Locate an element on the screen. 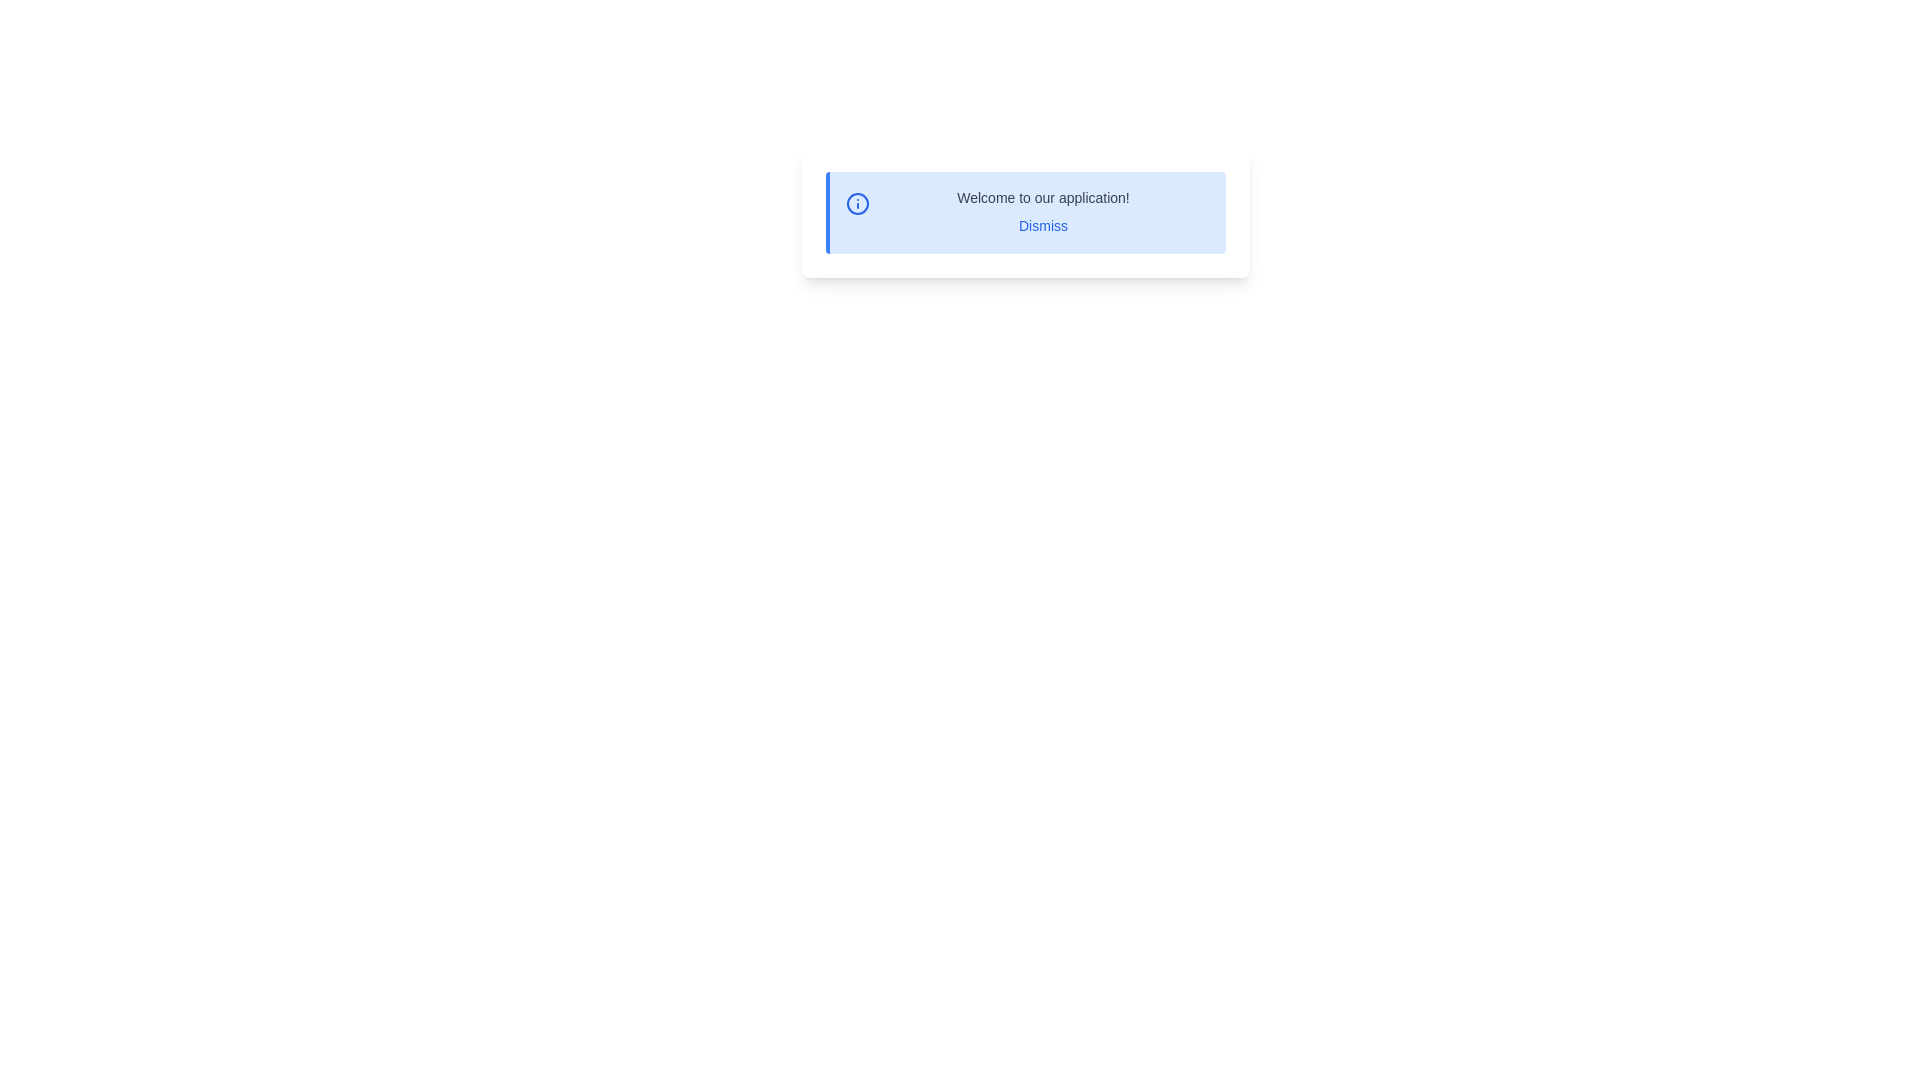 The height and width of the screenshot is (1080, 1920). the dismiss button located on the right side of the welcoming message 'Welcome to our application!' is located at coordinates (1042, 225).